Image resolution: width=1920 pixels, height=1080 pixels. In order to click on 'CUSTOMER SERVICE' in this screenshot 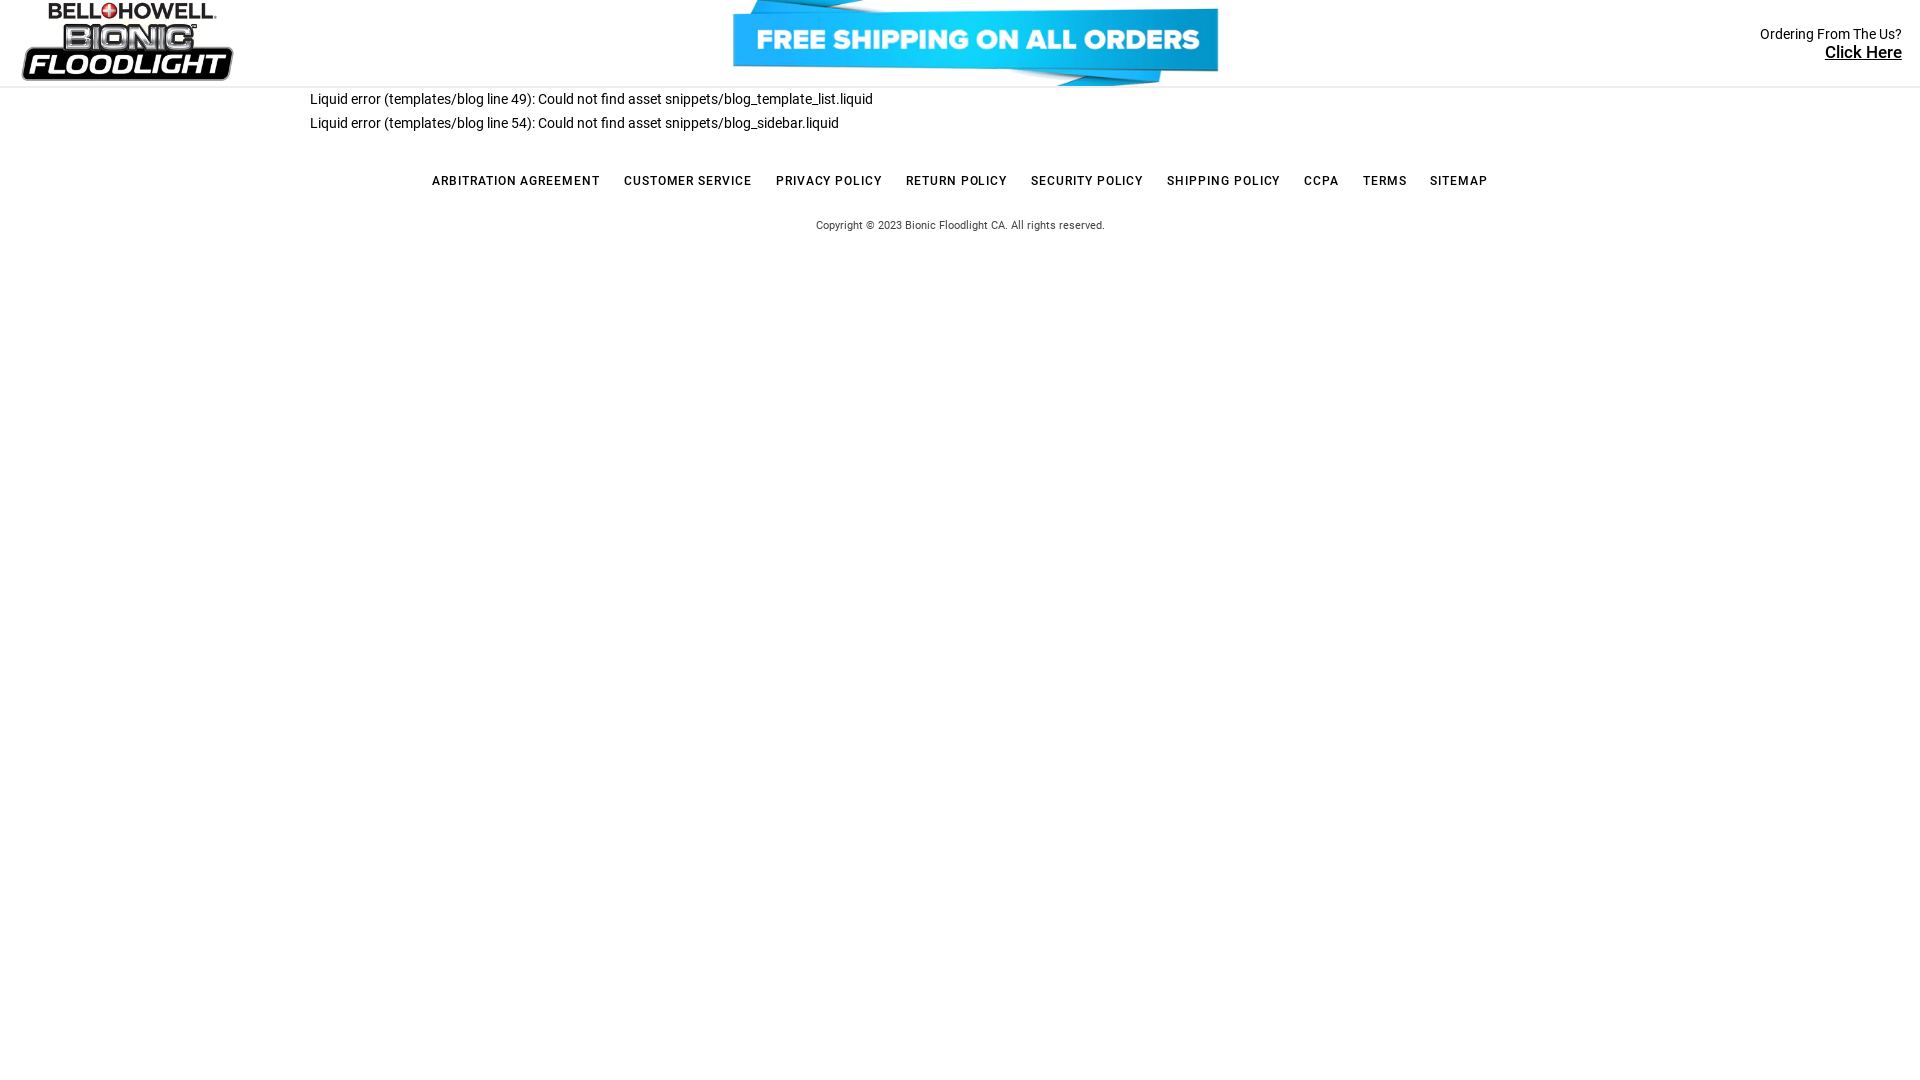, I will do `click(687, 181)`.